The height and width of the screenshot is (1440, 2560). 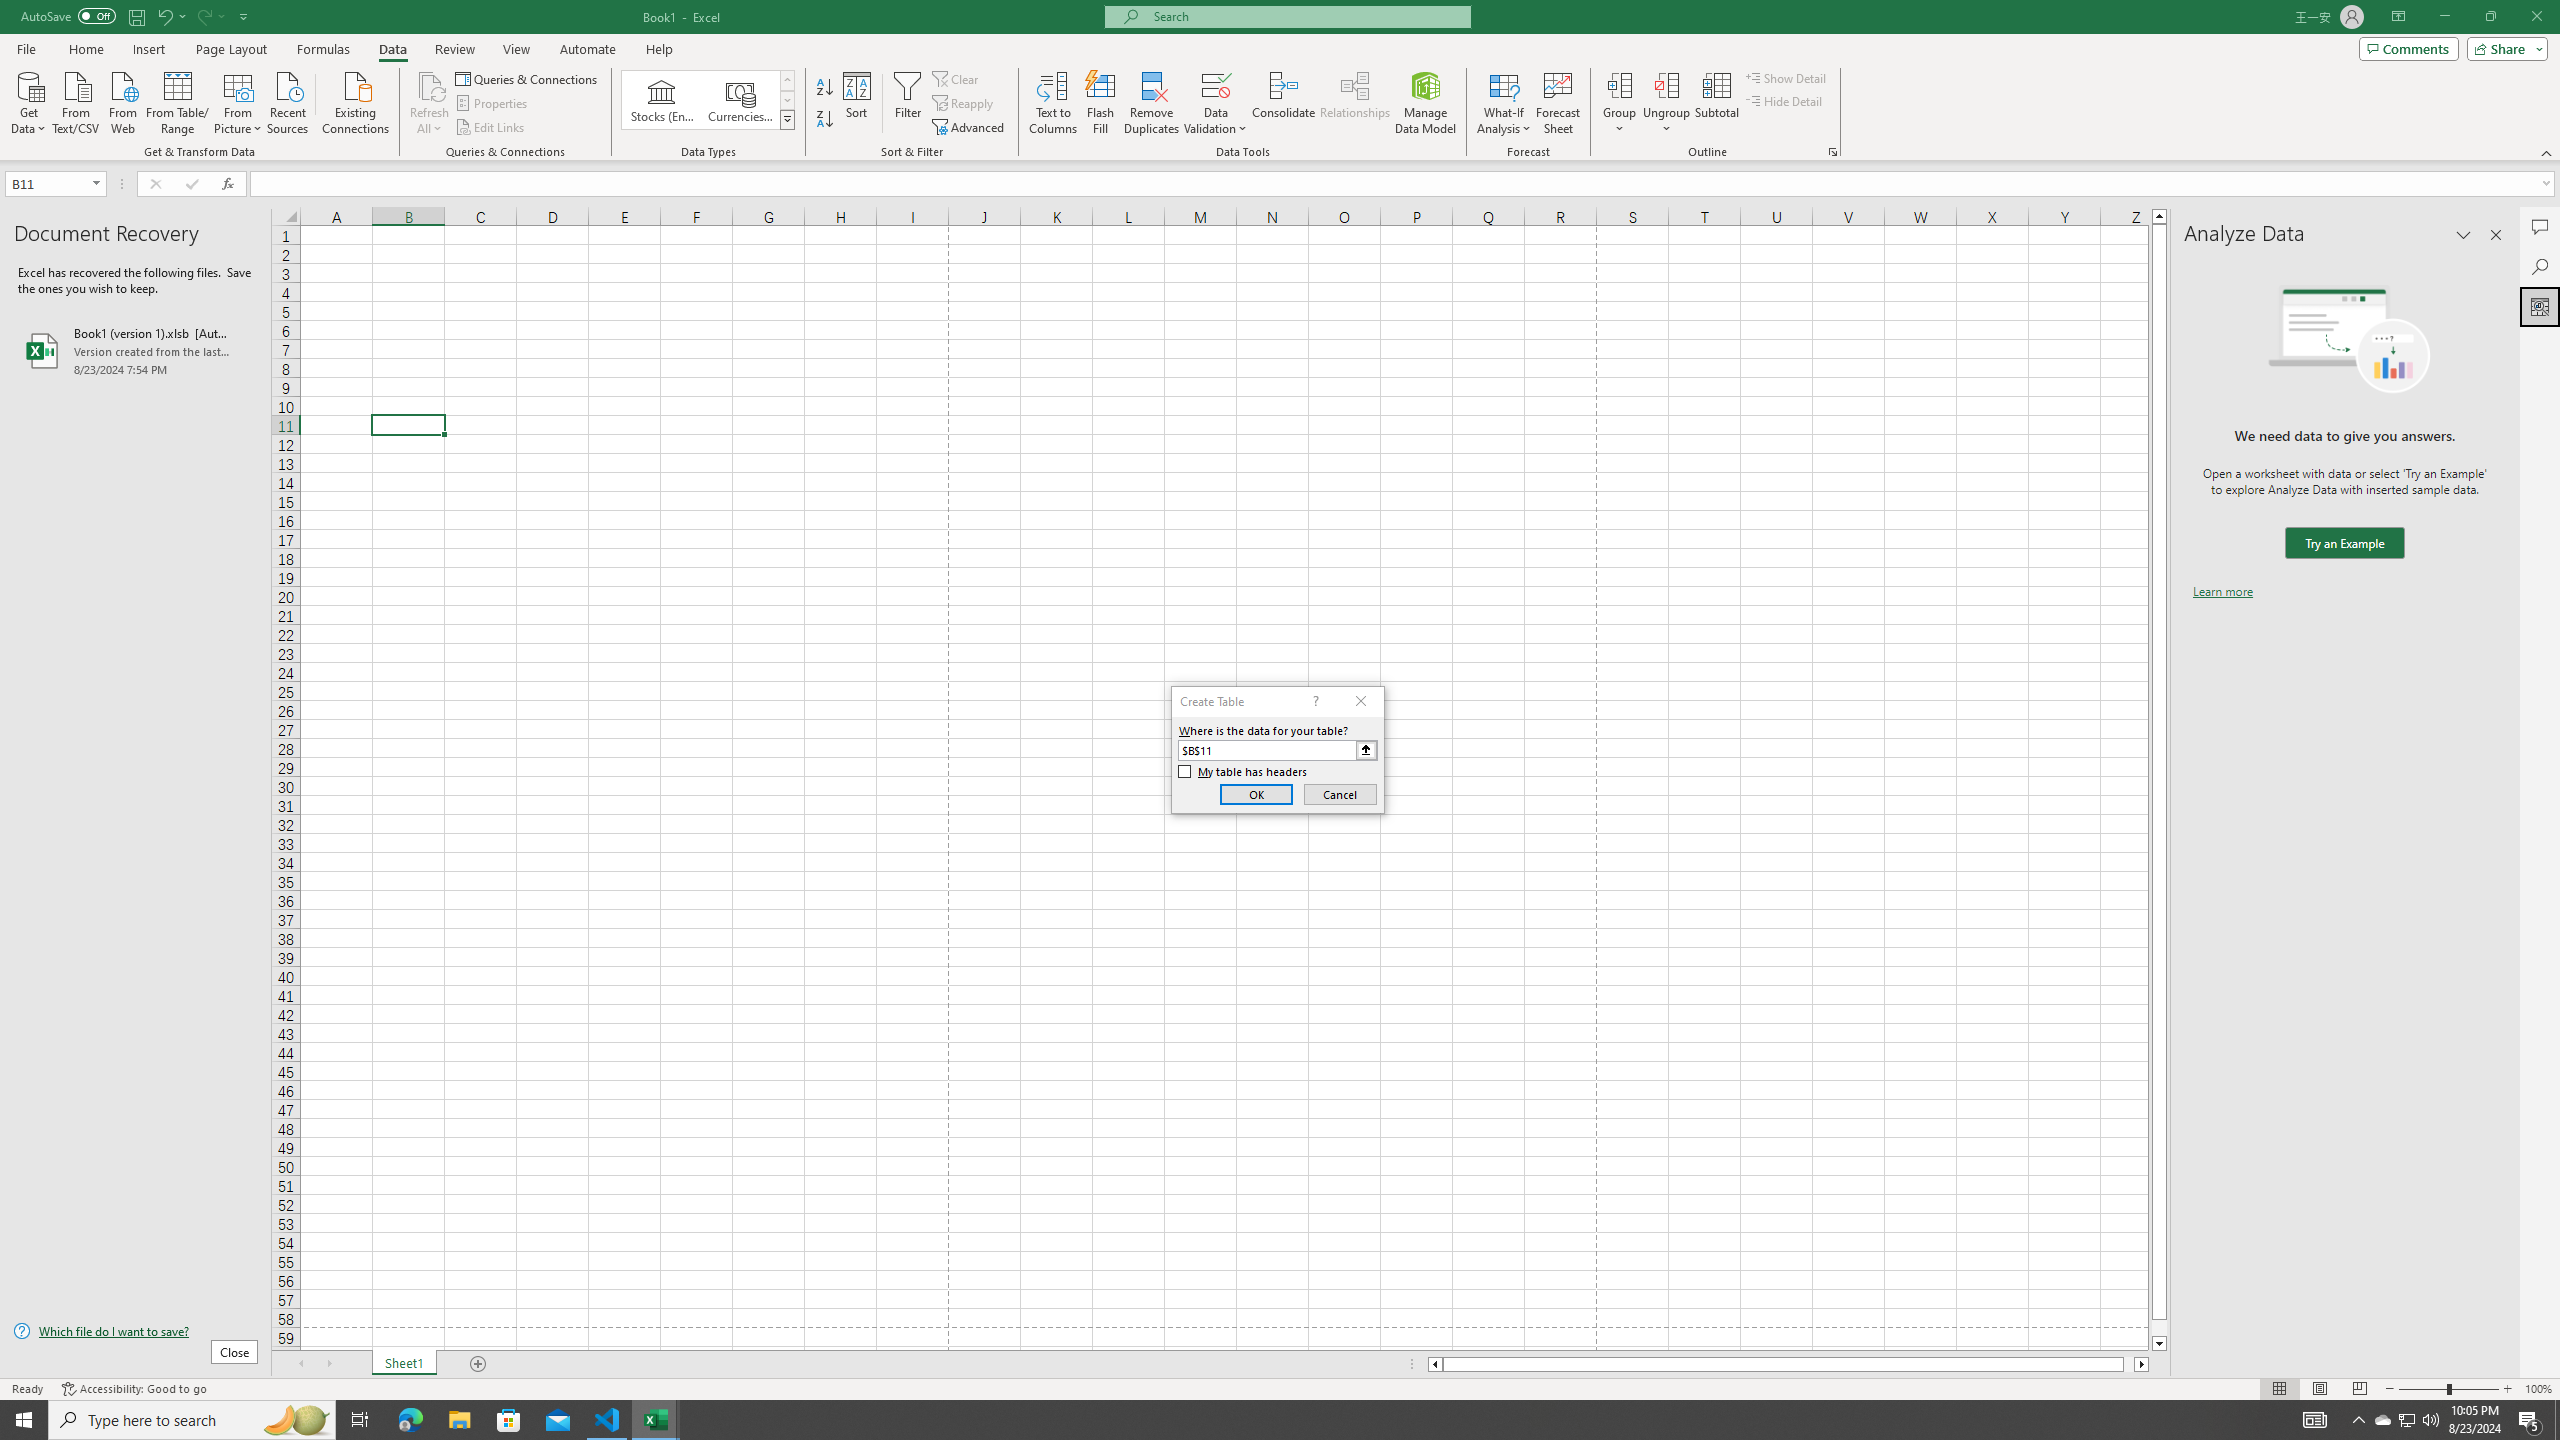 What do you see at coordinates (1504, 103) in the screenshot?
I see `'What-If Analysis'` at bounding box center [1504, 103].